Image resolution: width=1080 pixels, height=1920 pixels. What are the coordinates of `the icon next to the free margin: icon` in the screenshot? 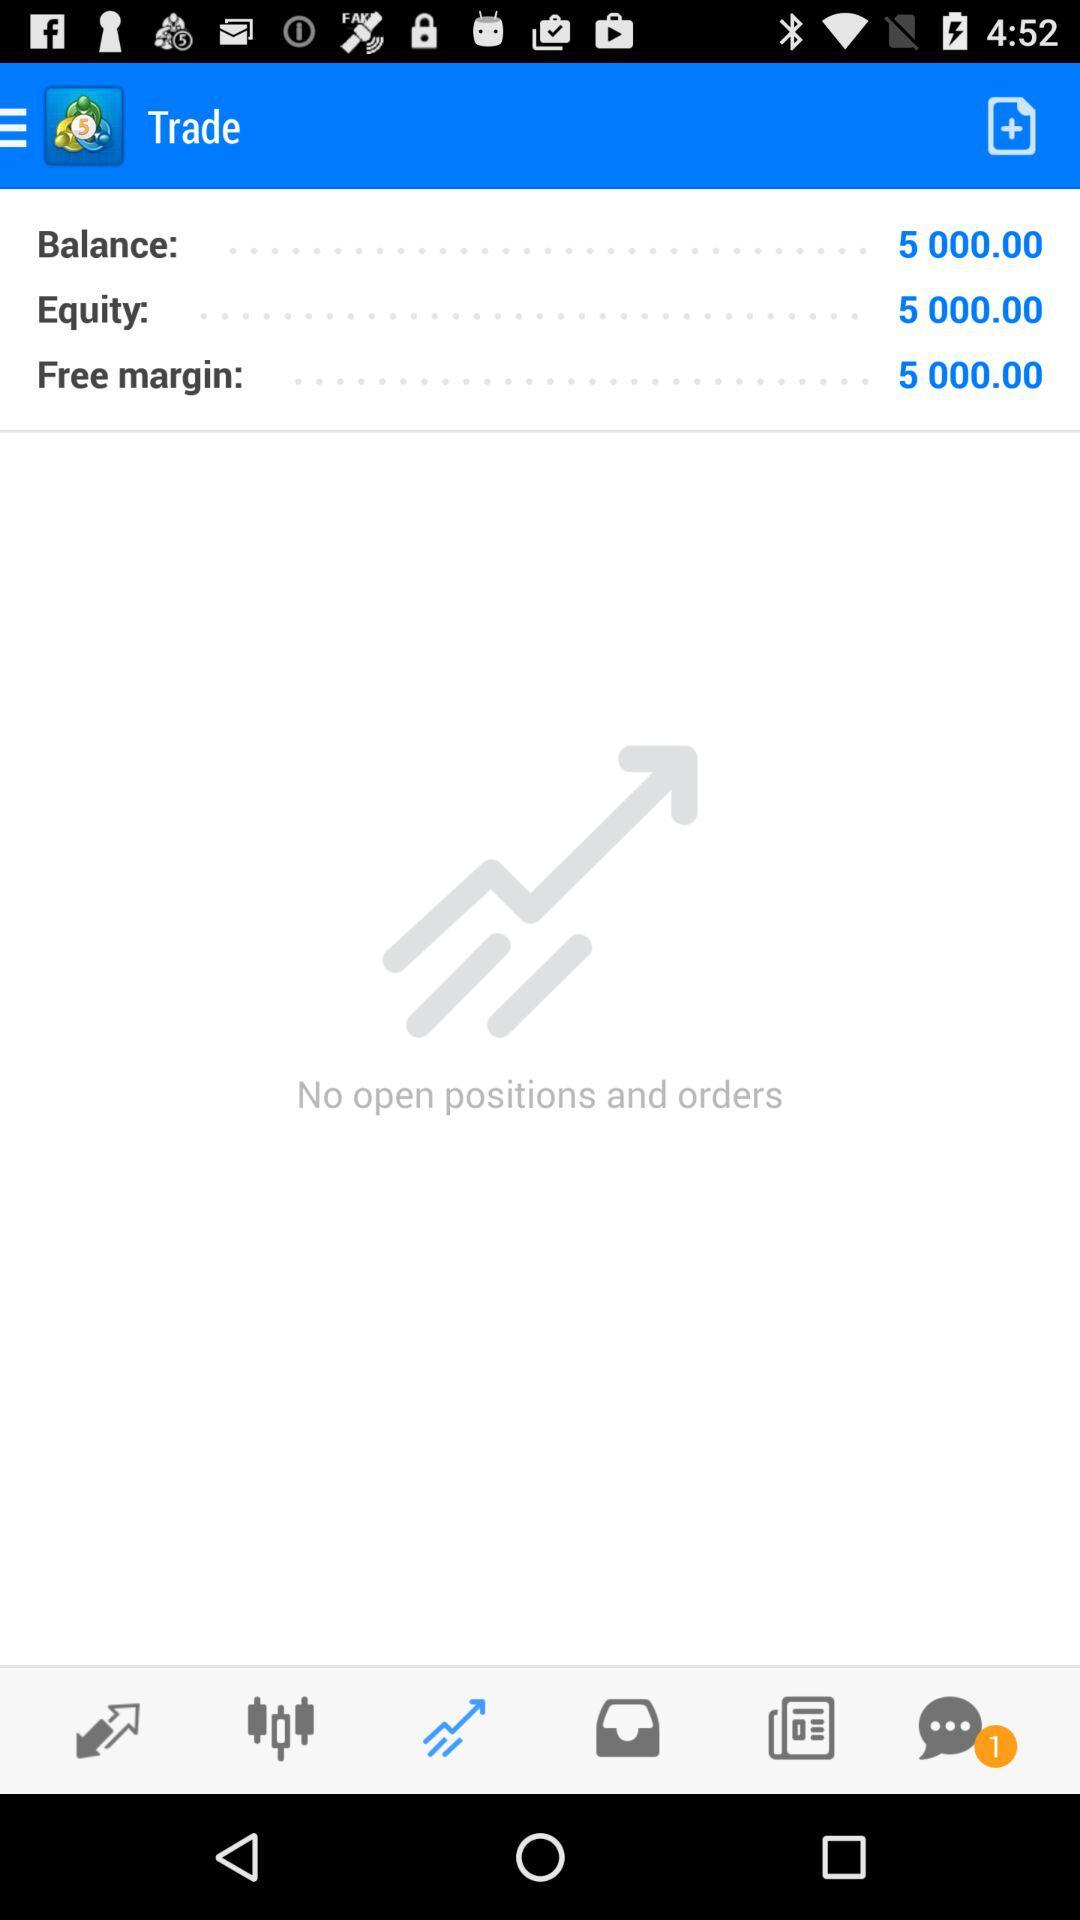 It's located at (588, 366).